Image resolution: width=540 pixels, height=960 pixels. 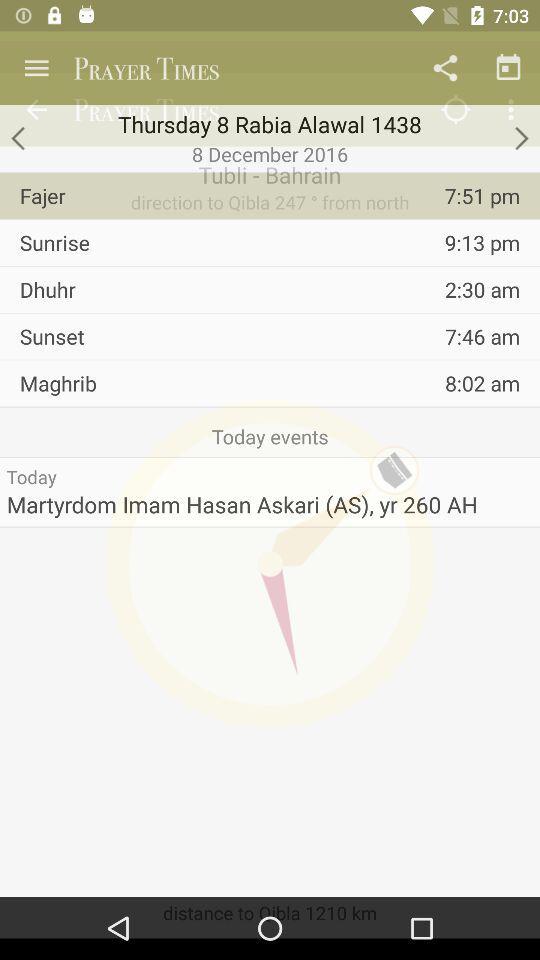 I want to click on go forward, so click(x=520, y=137).